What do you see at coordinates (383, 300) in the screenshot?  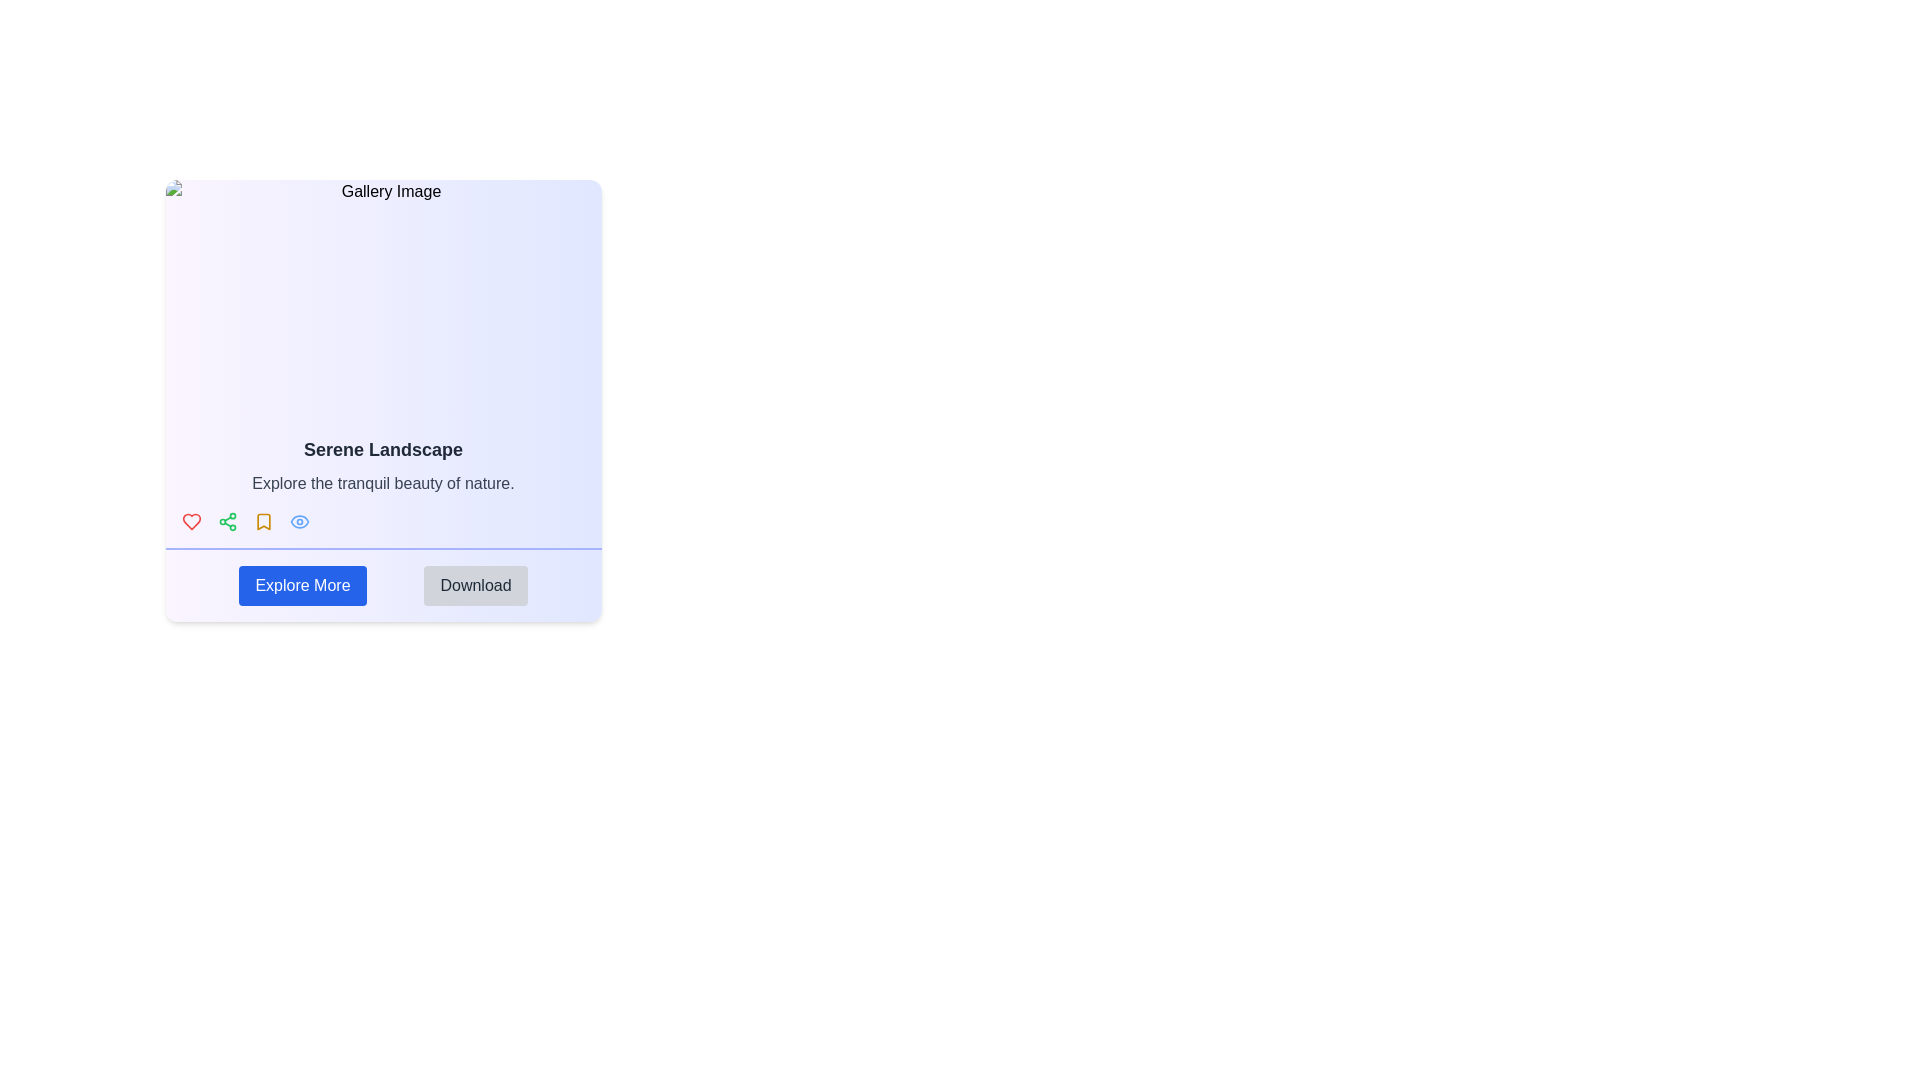 I see `the placeholder image located in the upper section of the card above the title 'Serene Landscape'` at bounding box center [383, 300].